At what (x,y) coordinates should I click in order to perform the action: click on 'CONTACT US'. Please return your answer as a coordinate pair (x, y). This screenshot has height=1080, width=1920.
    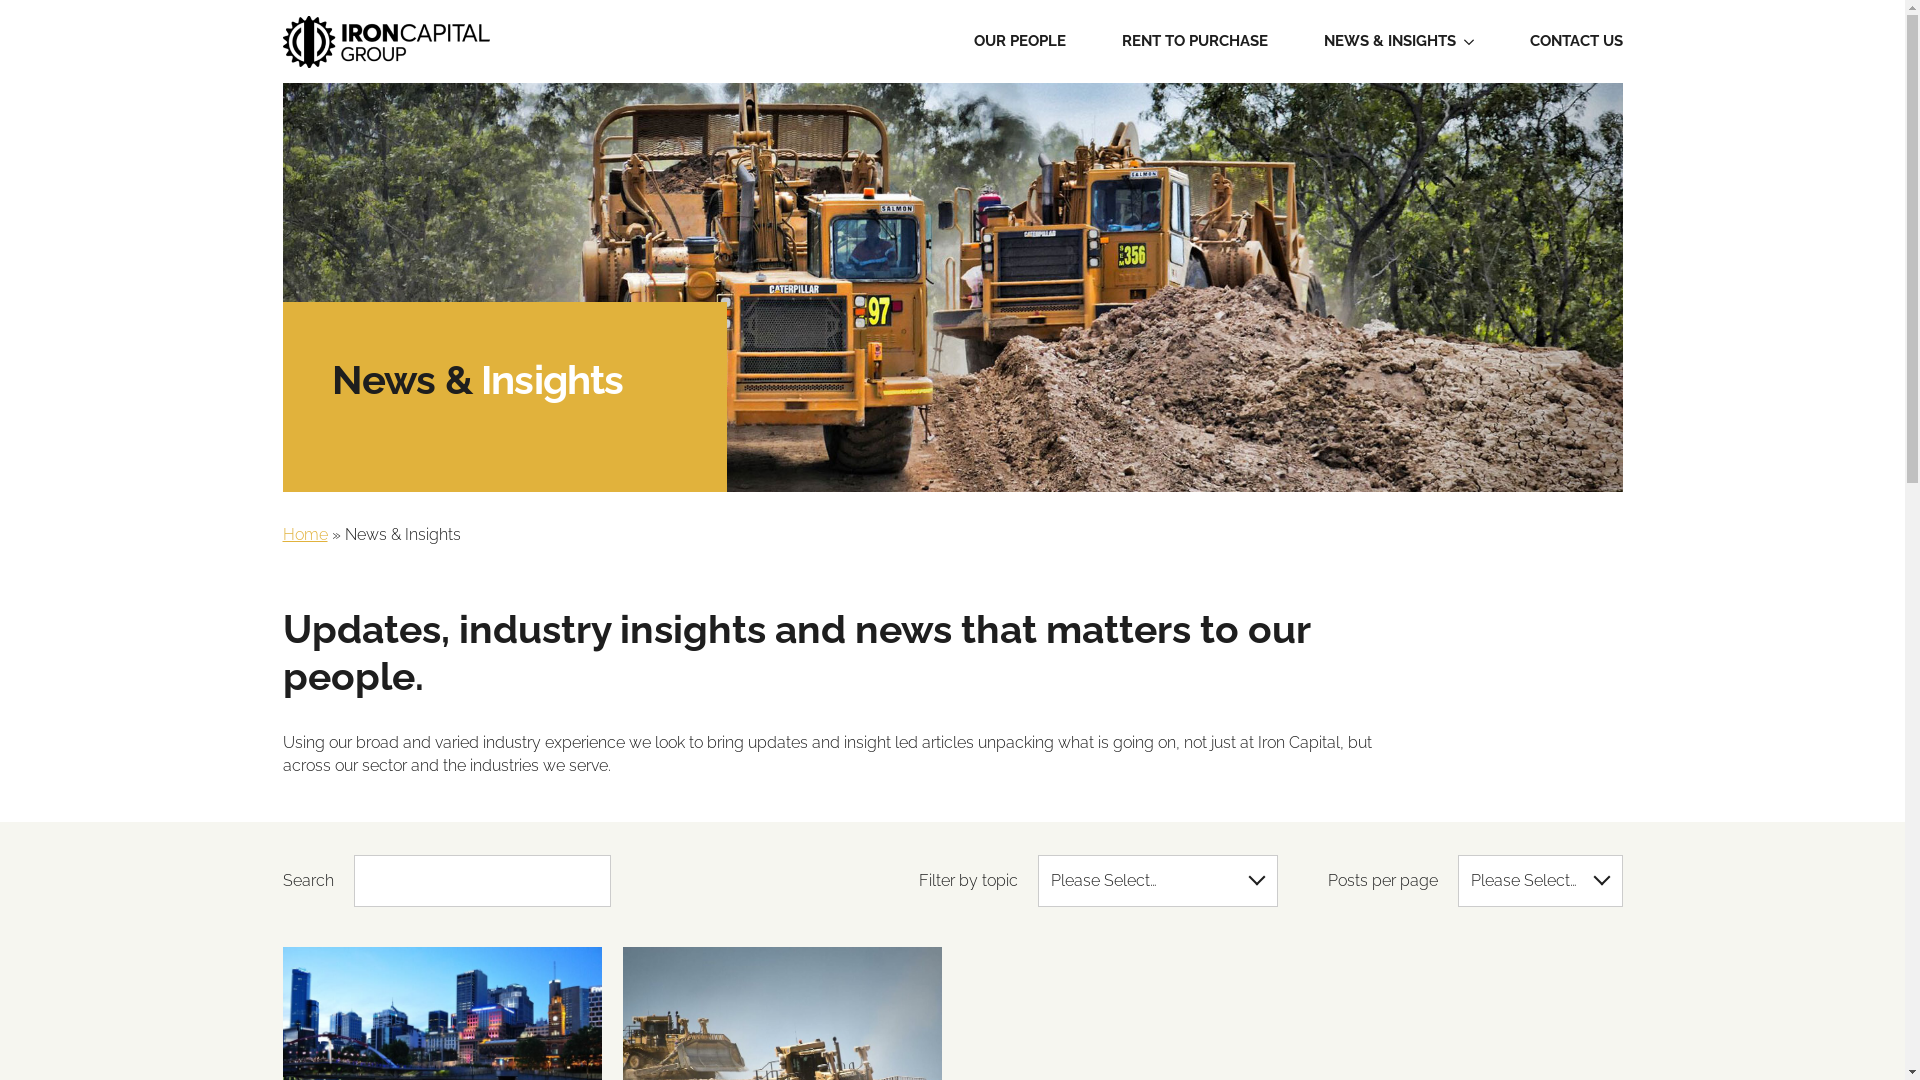
    Looking at the image, I should click on (1575, 42).